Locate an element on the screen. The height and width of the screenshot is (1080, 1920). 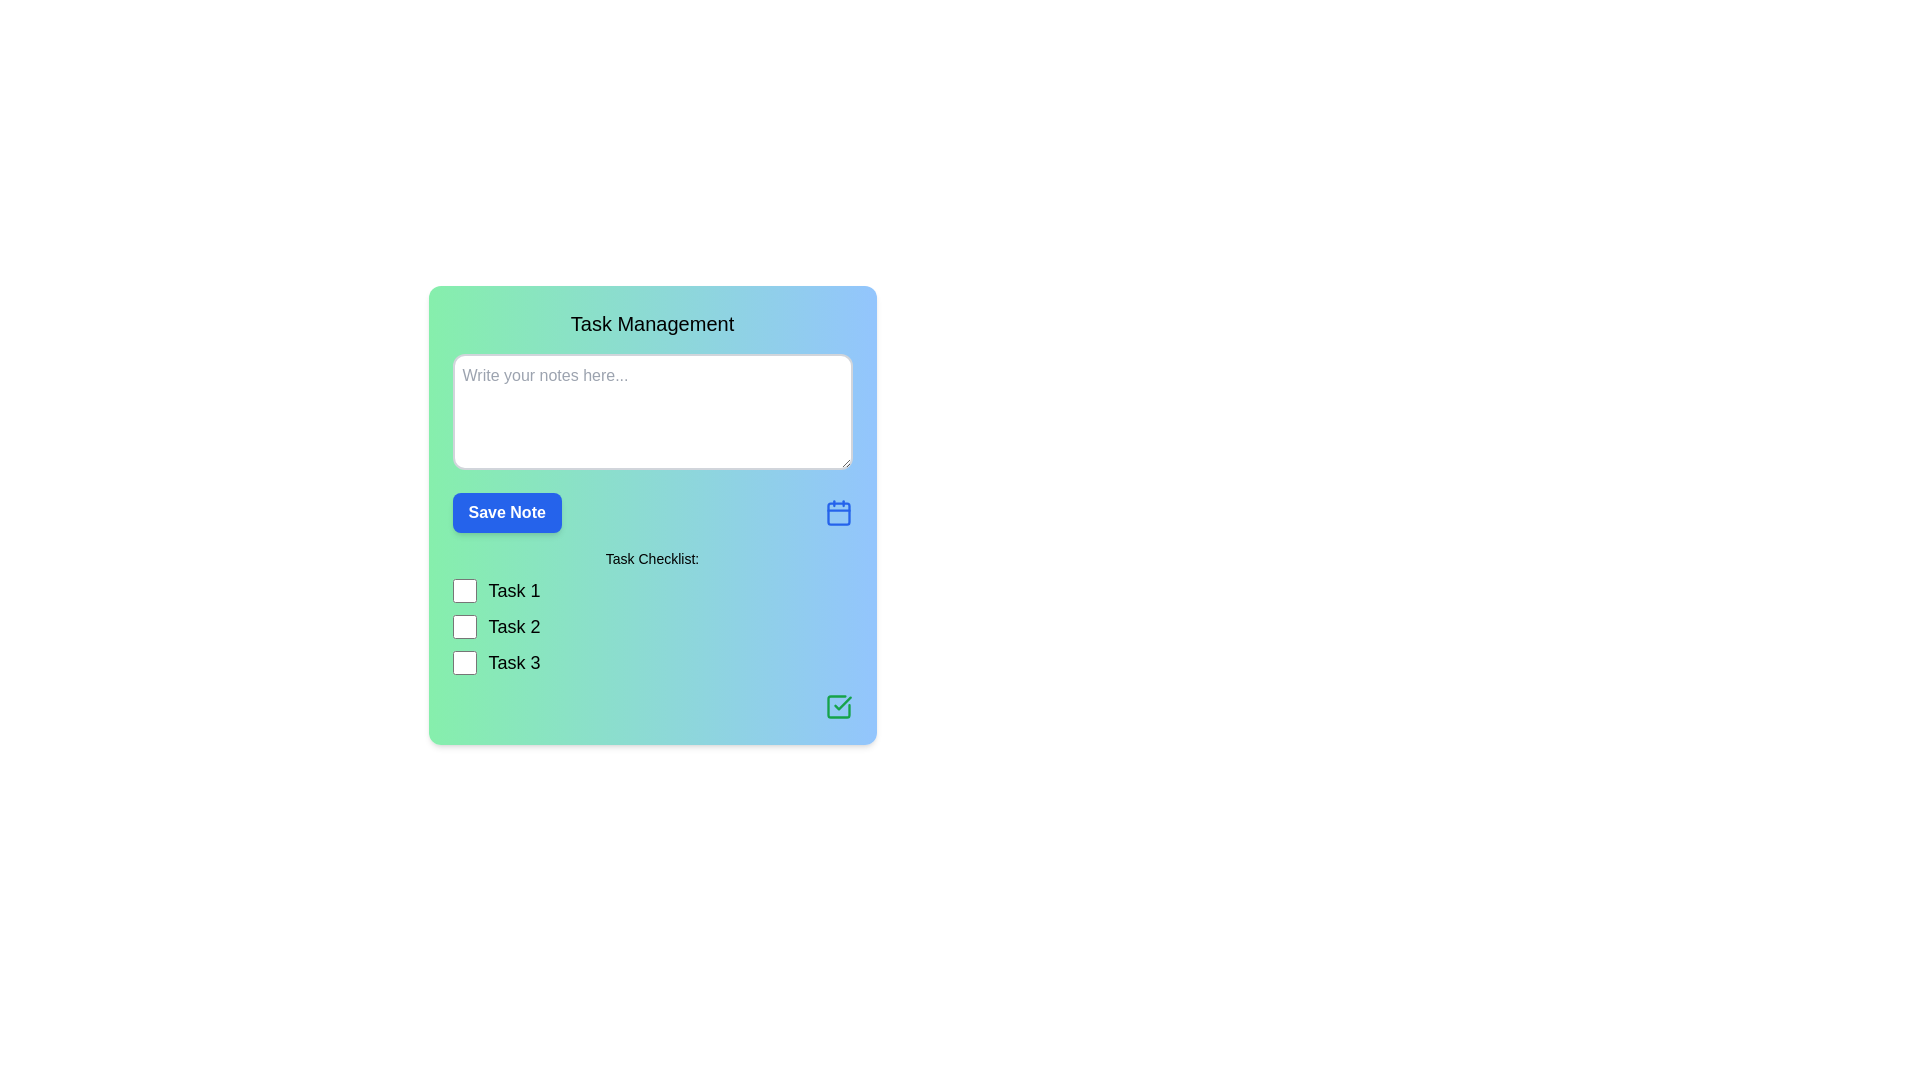
the Text Label that describes the checklist item located directly to the right of the checkbox in the vertically-arranged checklist section is located at coordinates (514, 589).